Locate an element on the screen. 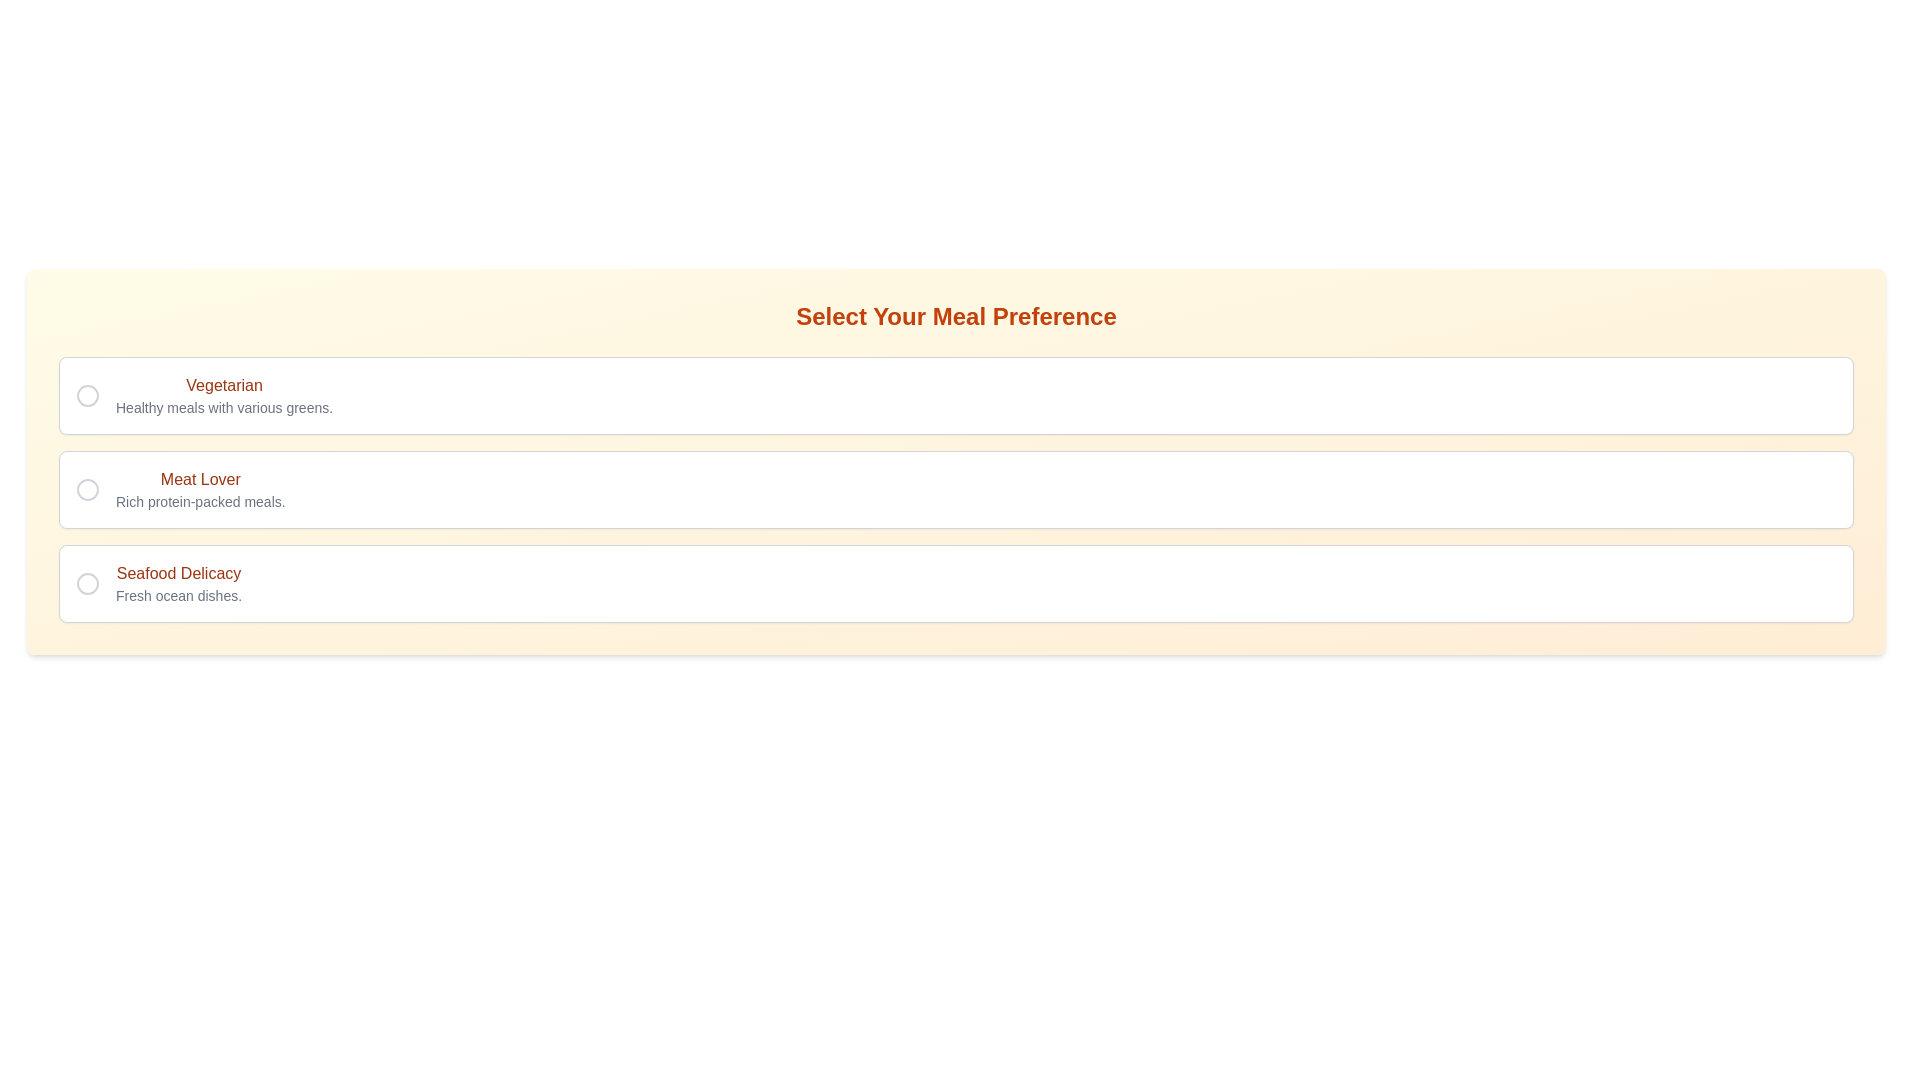  text block displaying the heading 'Vegetarian' in medium orange font and the description 'Healthy meals with various greens.' located in the first card of the meal preferences list is located at coordinates (224, 396).